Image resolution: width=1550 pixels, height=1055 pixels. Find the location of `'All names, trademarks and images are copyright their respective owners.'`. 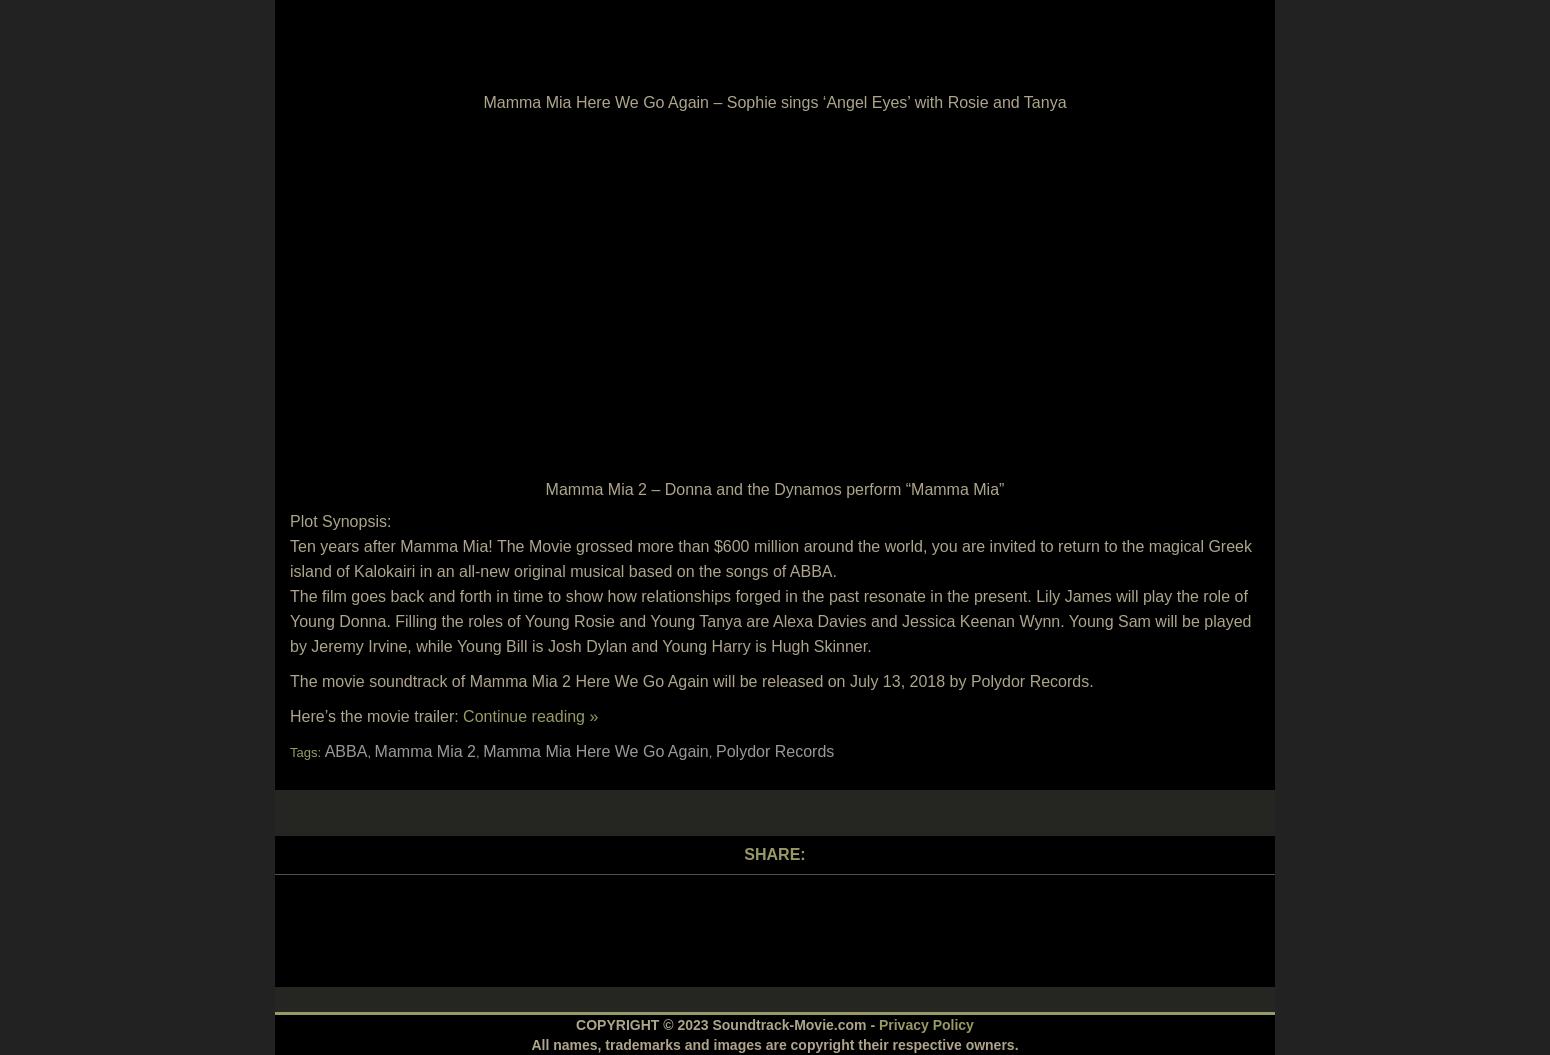

'All names, trademarks and images are copyright their respective owners.' is located at coordinates (530, 1043).